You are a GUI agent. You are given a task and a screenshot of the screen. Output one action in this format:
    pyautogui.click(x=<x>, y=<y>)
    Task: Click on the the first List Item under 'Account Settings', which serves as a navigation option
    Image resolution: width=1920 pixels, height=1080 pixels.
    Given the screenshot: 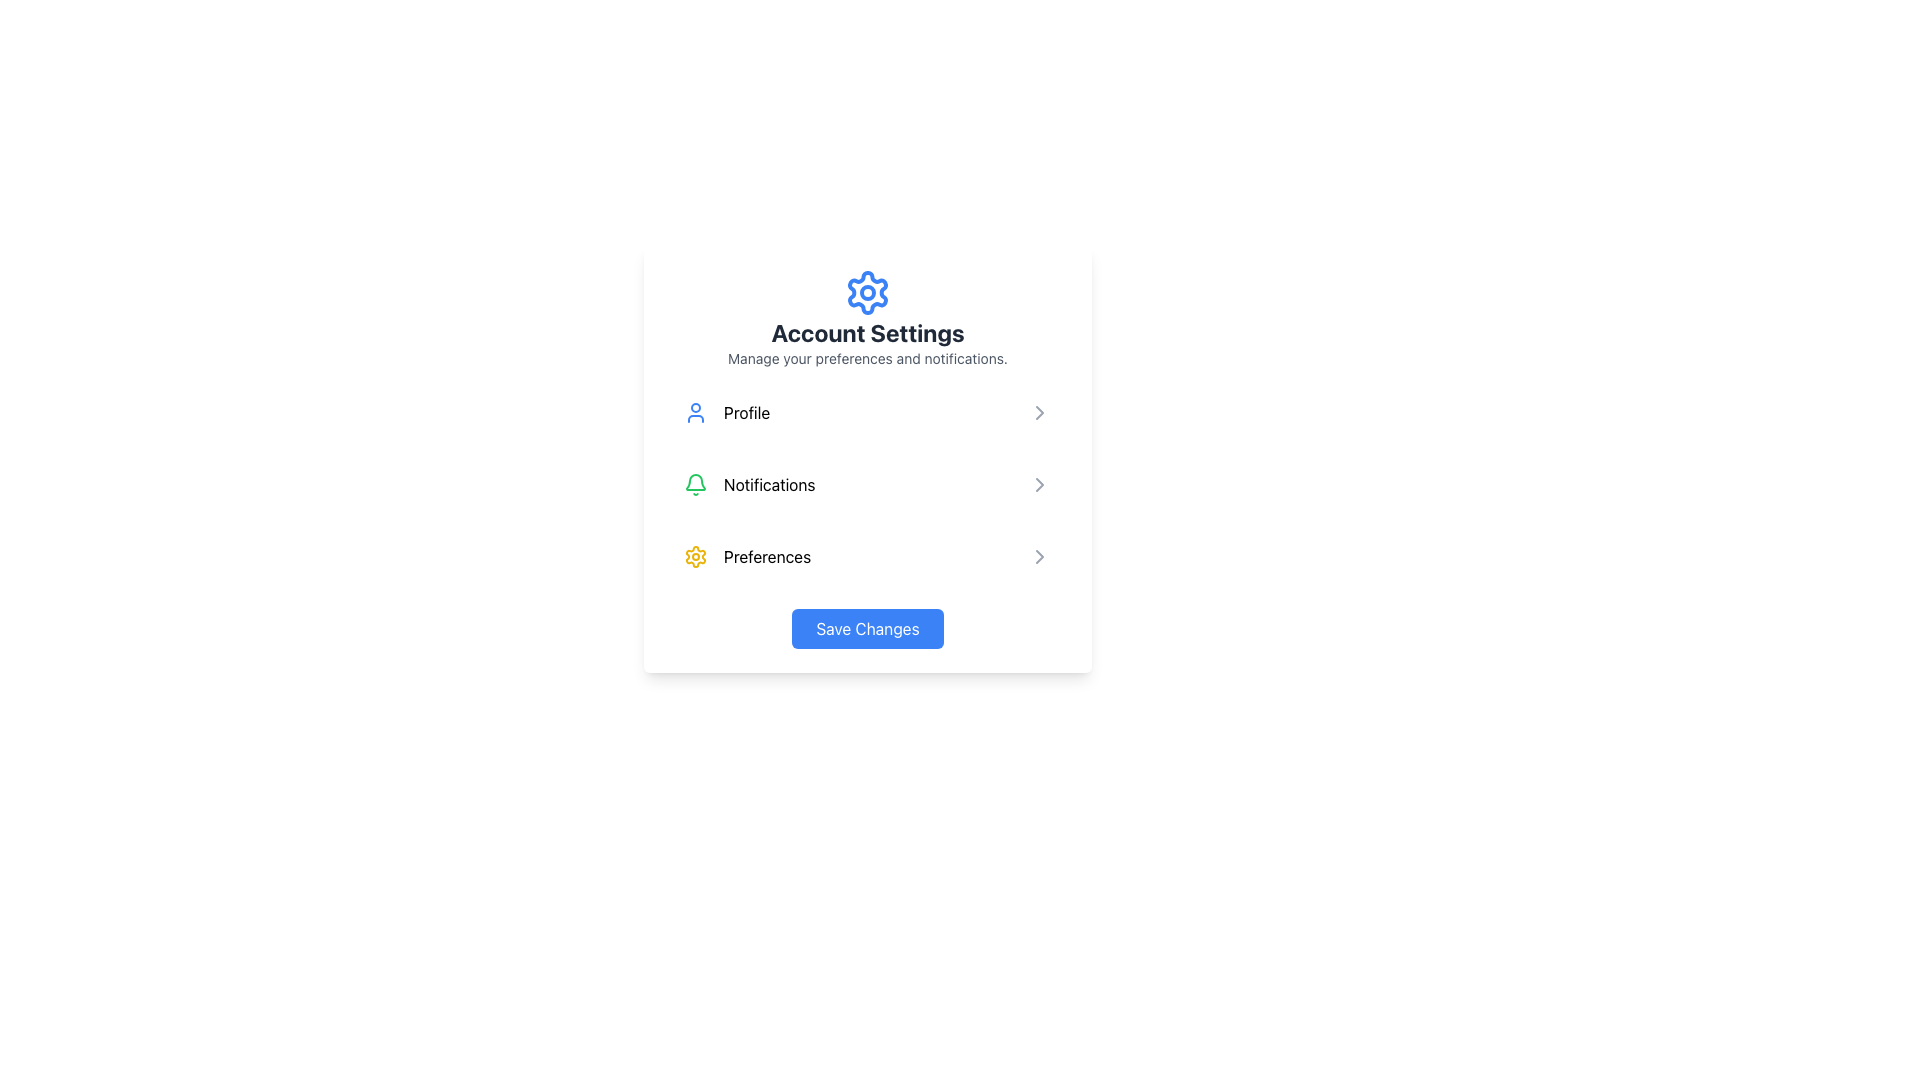 What is the action you would take?
    pyautogui.click(x=868, y=411)
    